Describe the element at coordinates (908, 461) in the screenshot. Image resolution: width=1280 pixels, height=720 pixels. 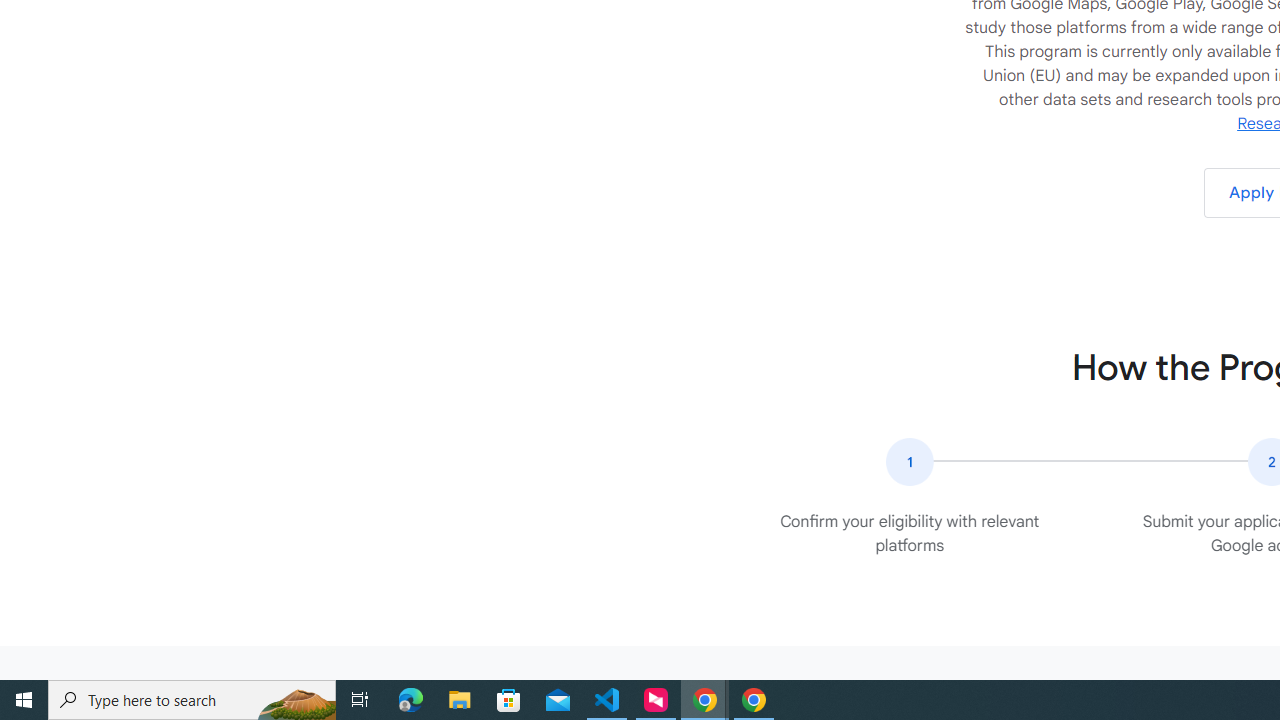
I see `'The number one in a circular icon.'` at that location.